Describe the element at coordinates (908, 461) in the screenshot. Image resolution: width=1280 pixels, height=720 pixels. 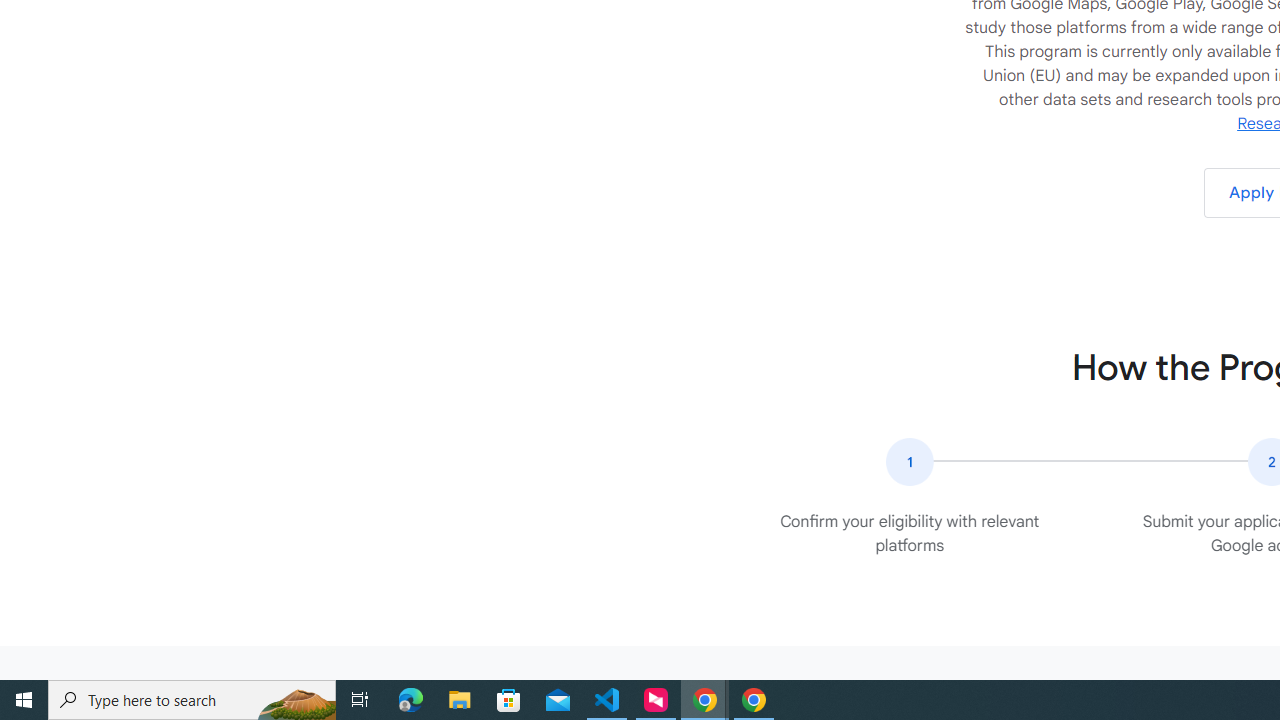
I see `'The number one in a circular icon.'` at that location.